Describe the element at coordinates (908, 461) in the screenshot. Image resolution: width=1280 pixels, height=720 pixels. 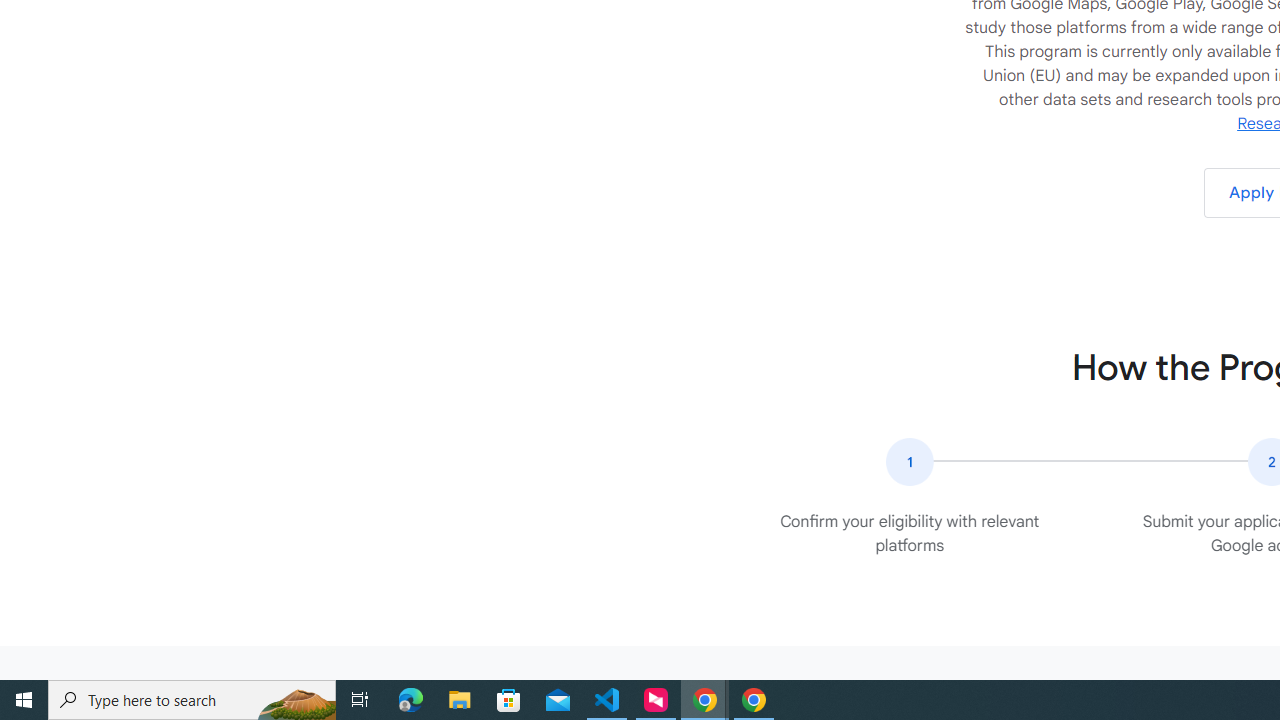
I see `'The number one in a circular icon.'` at that location.